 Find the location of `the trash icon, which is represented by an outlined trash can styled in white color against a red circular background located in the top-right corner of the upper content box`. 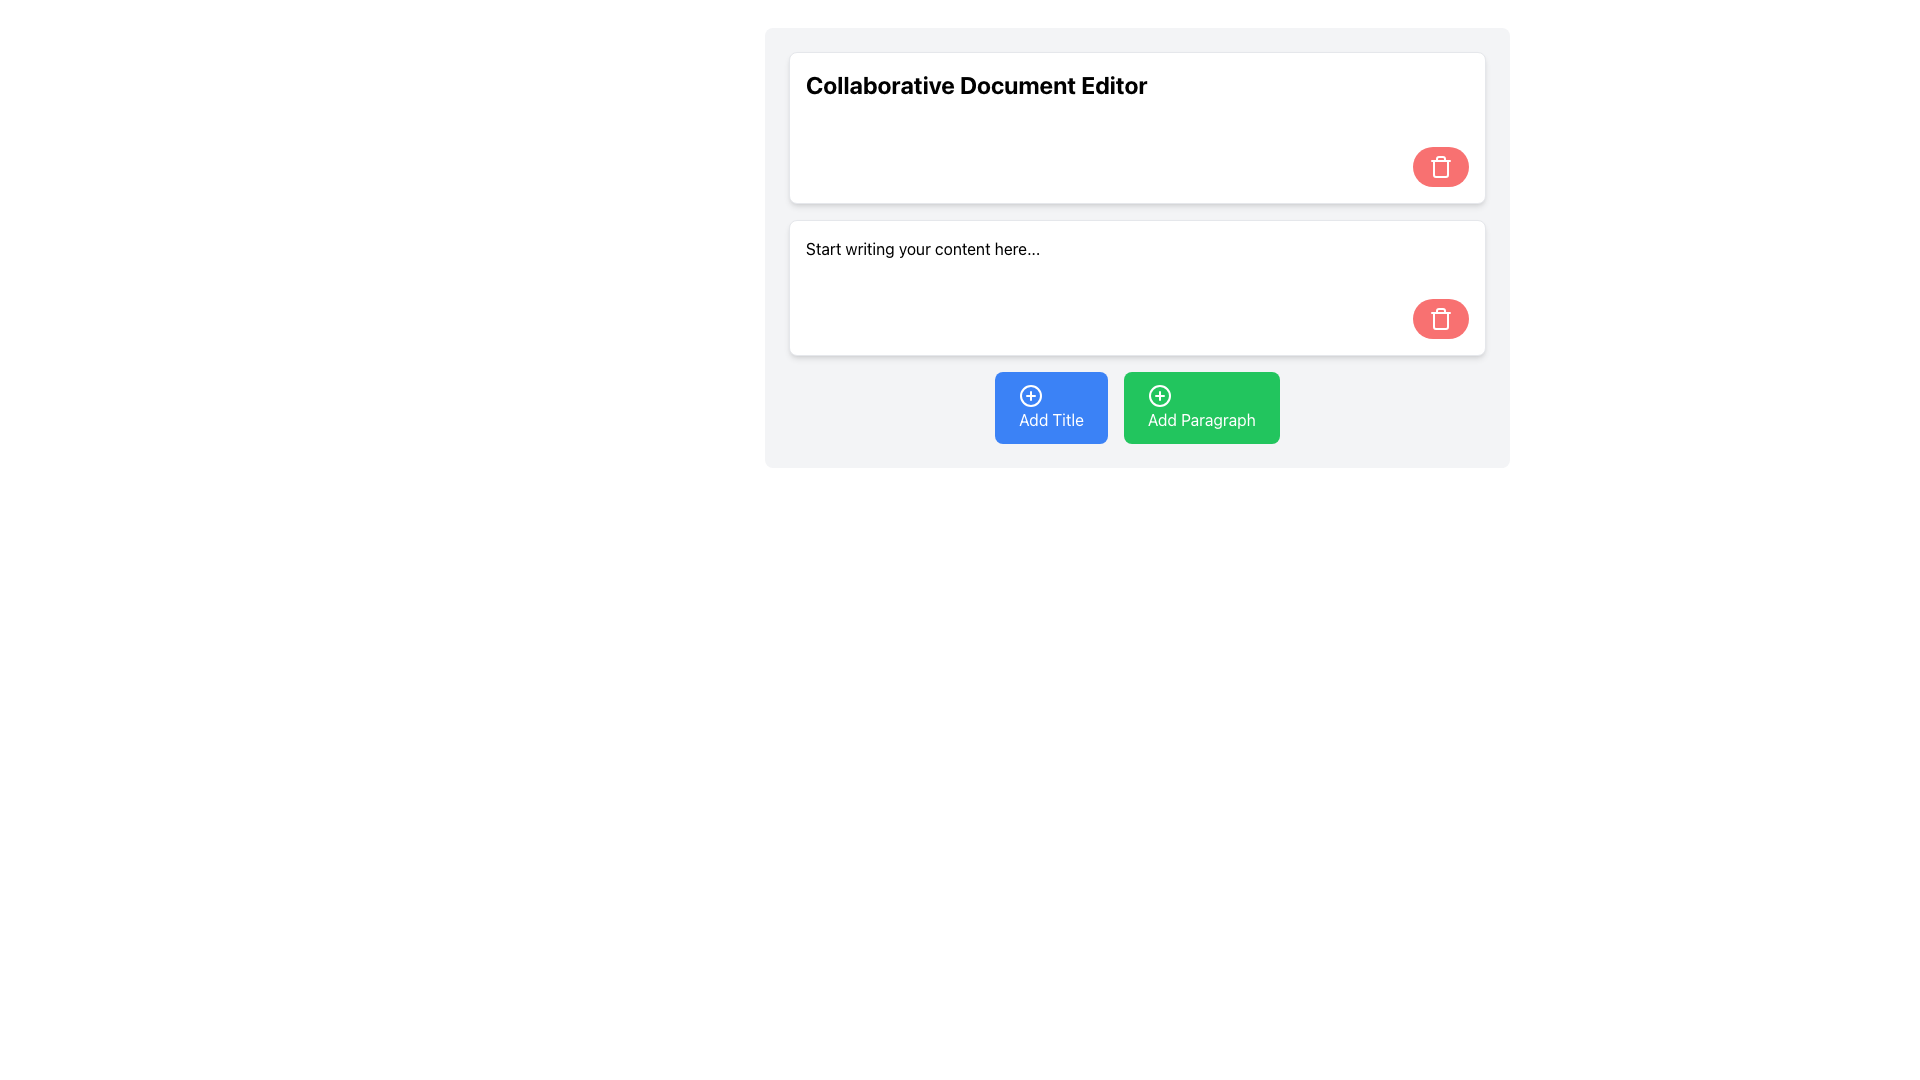

the trash icon, which is represented by an outlined trash can styled in white color against a red circular background located in the top-right corner of the upper content box is located at coordinates (1440, 165).